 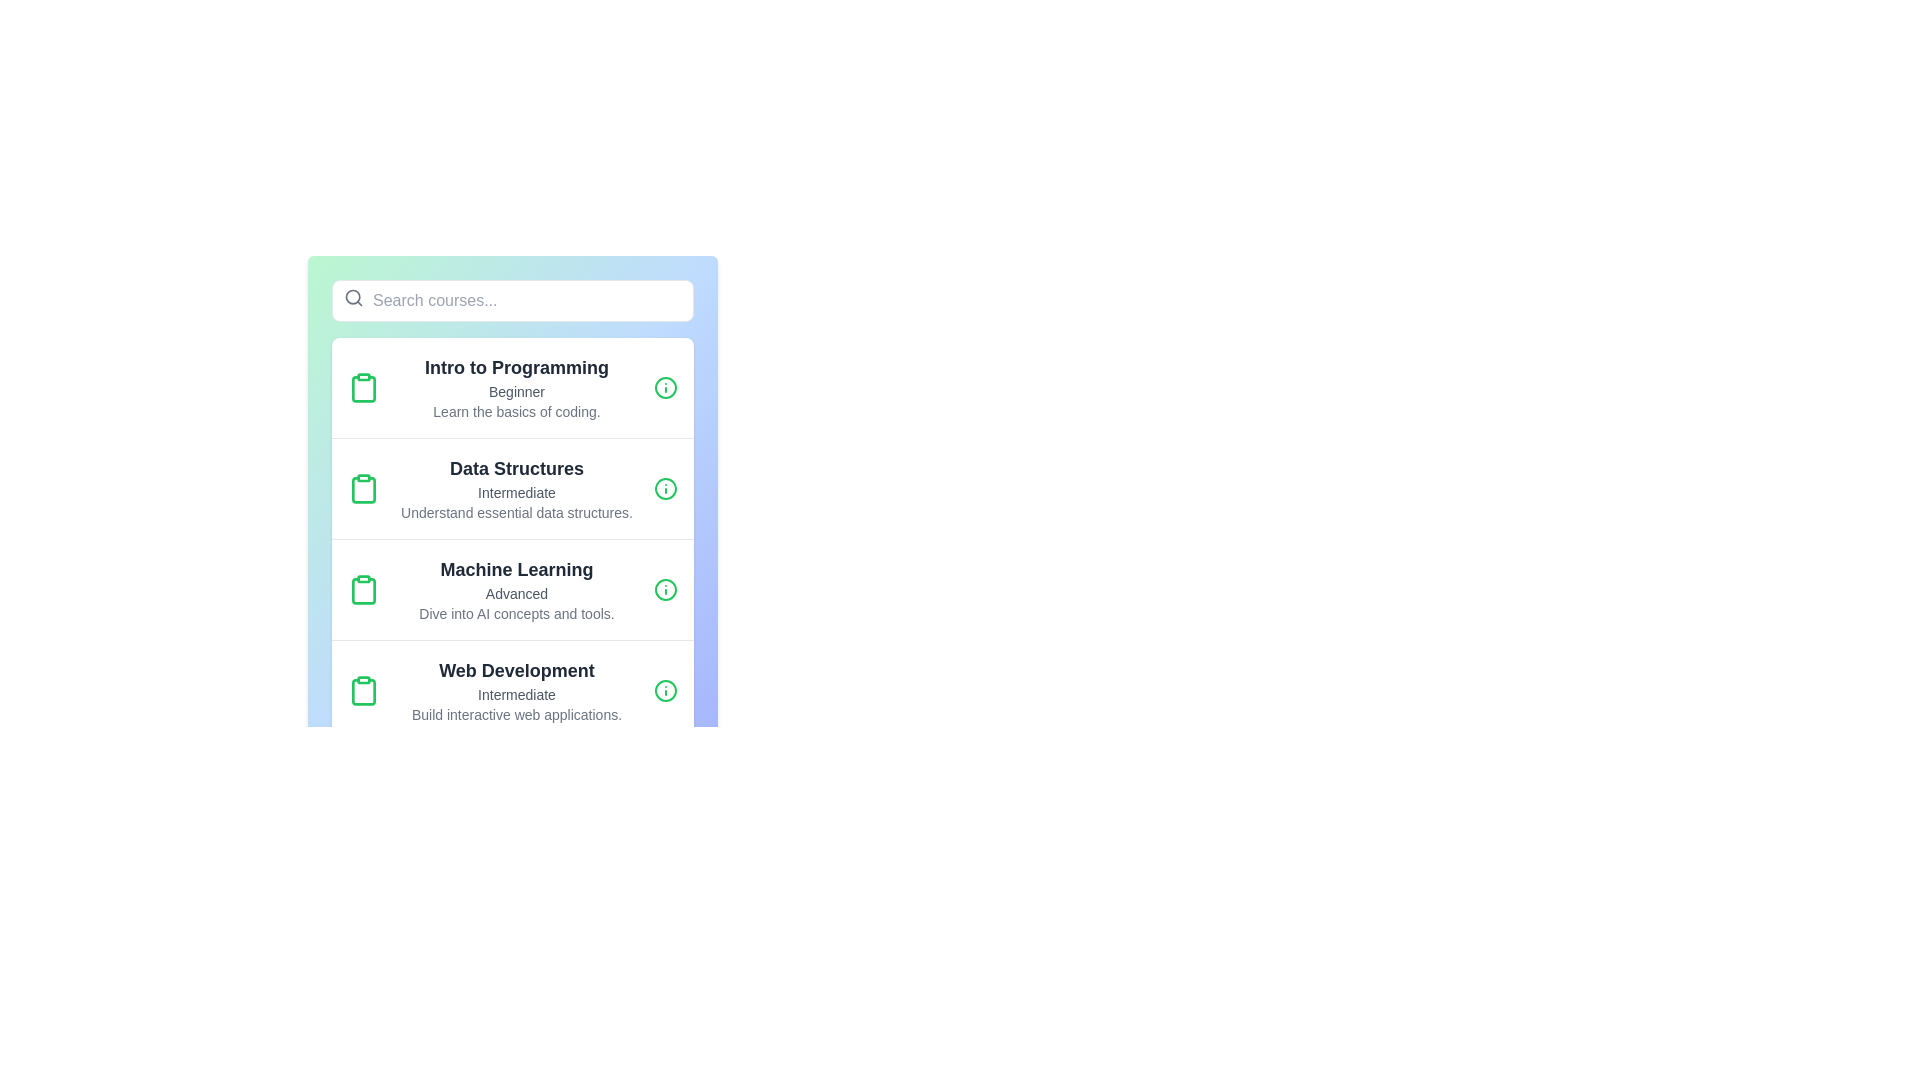 What do you see at coordinates (517, 671) in the screenshot?
I see `the text label serving as the title for the course, which is the fourth list item in a vertically stacked list` at bounding box center [517, 671].